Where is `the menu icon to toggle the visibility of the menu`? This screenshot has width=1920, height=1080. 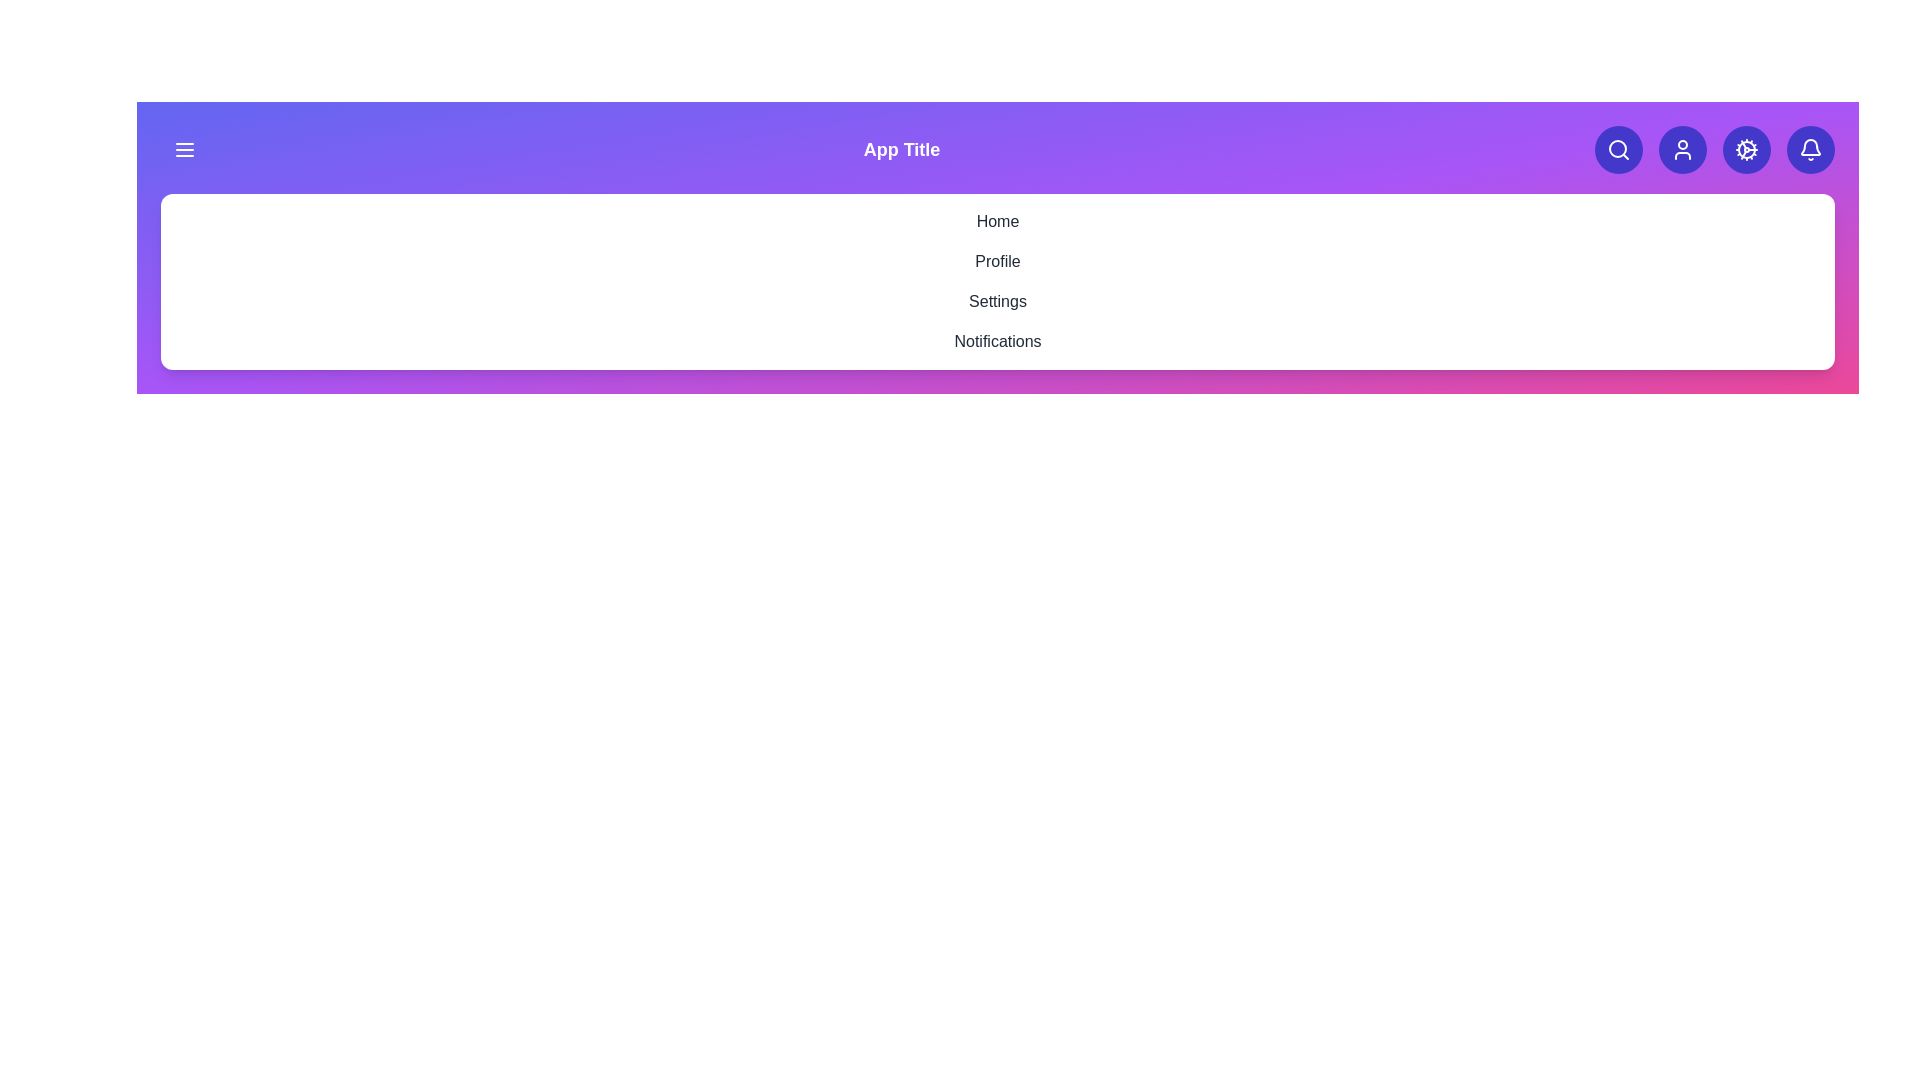
the menu icon to toggle the visibility of the menu is located at coordinates (185, 149).